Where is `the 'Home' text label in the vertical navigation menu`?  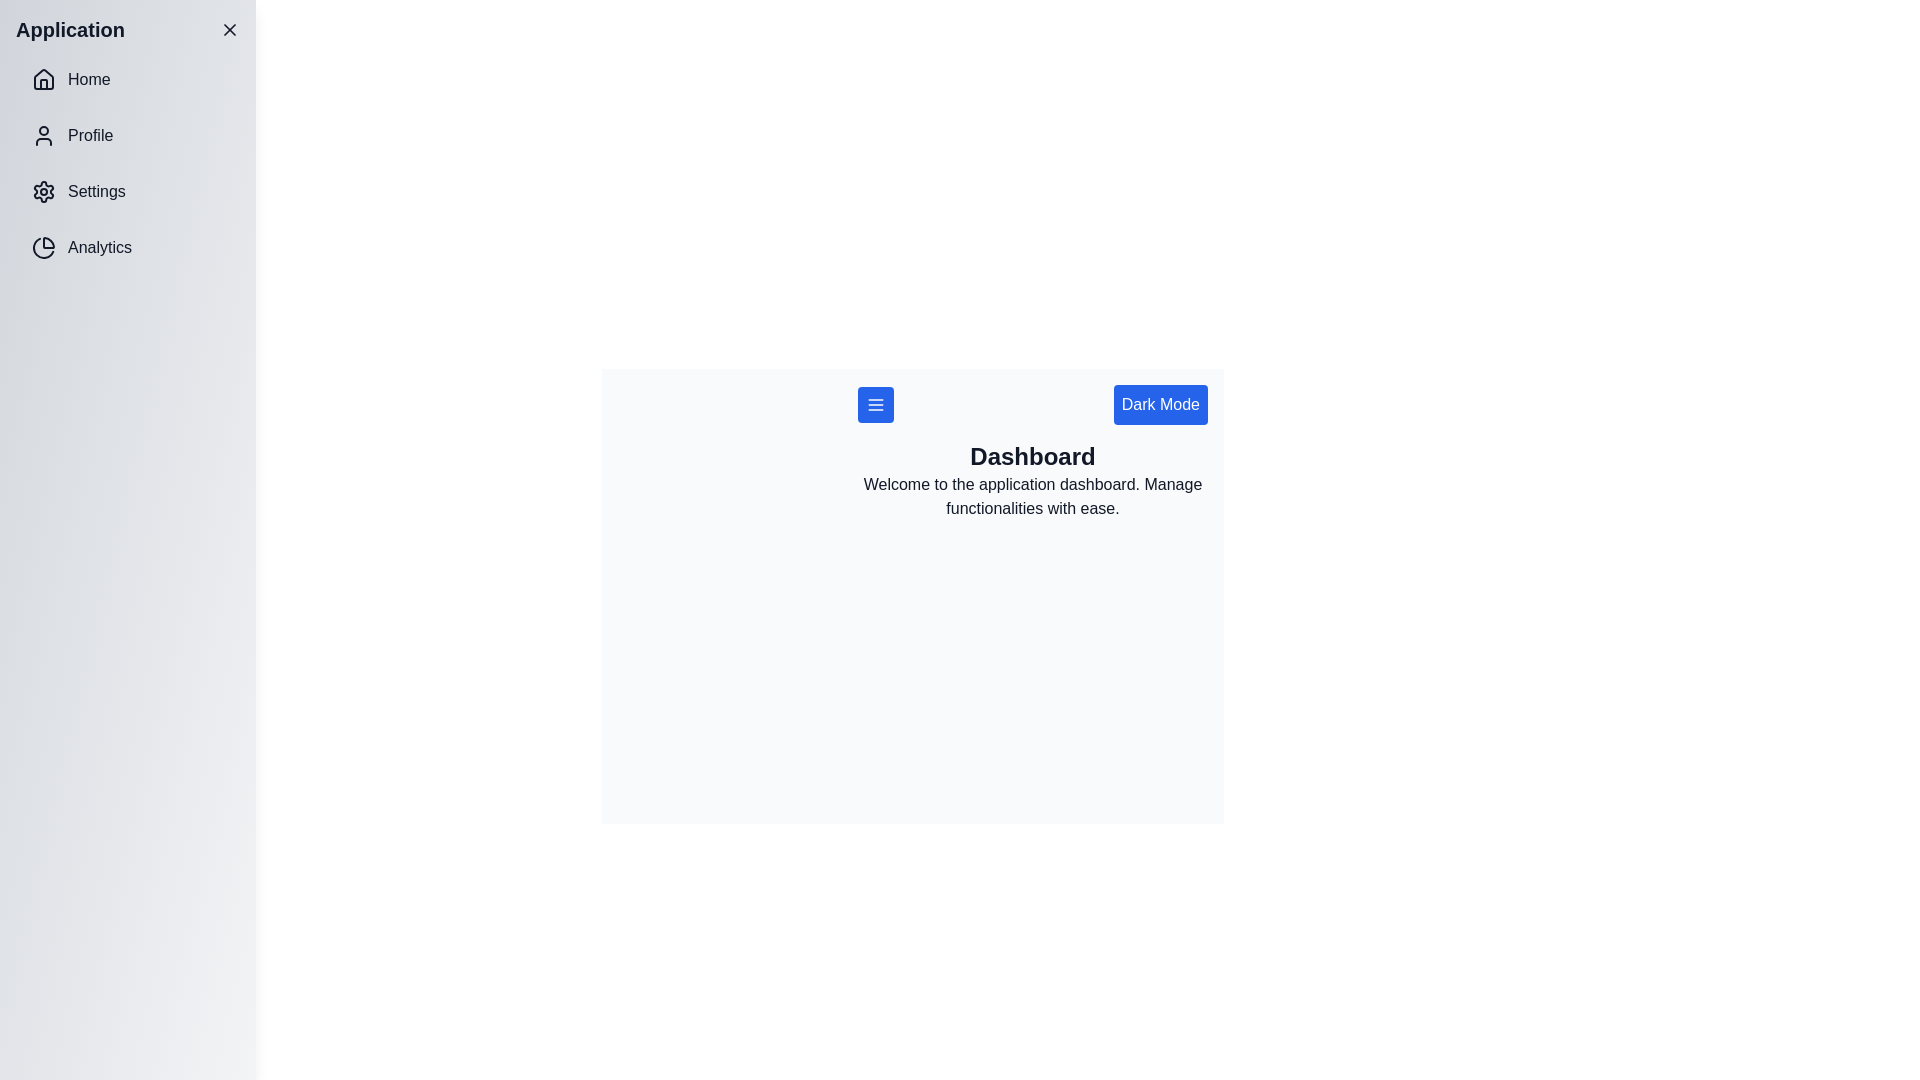
the 'Home' text label in the vertical navigation menu is located at coordinates (88, 79).